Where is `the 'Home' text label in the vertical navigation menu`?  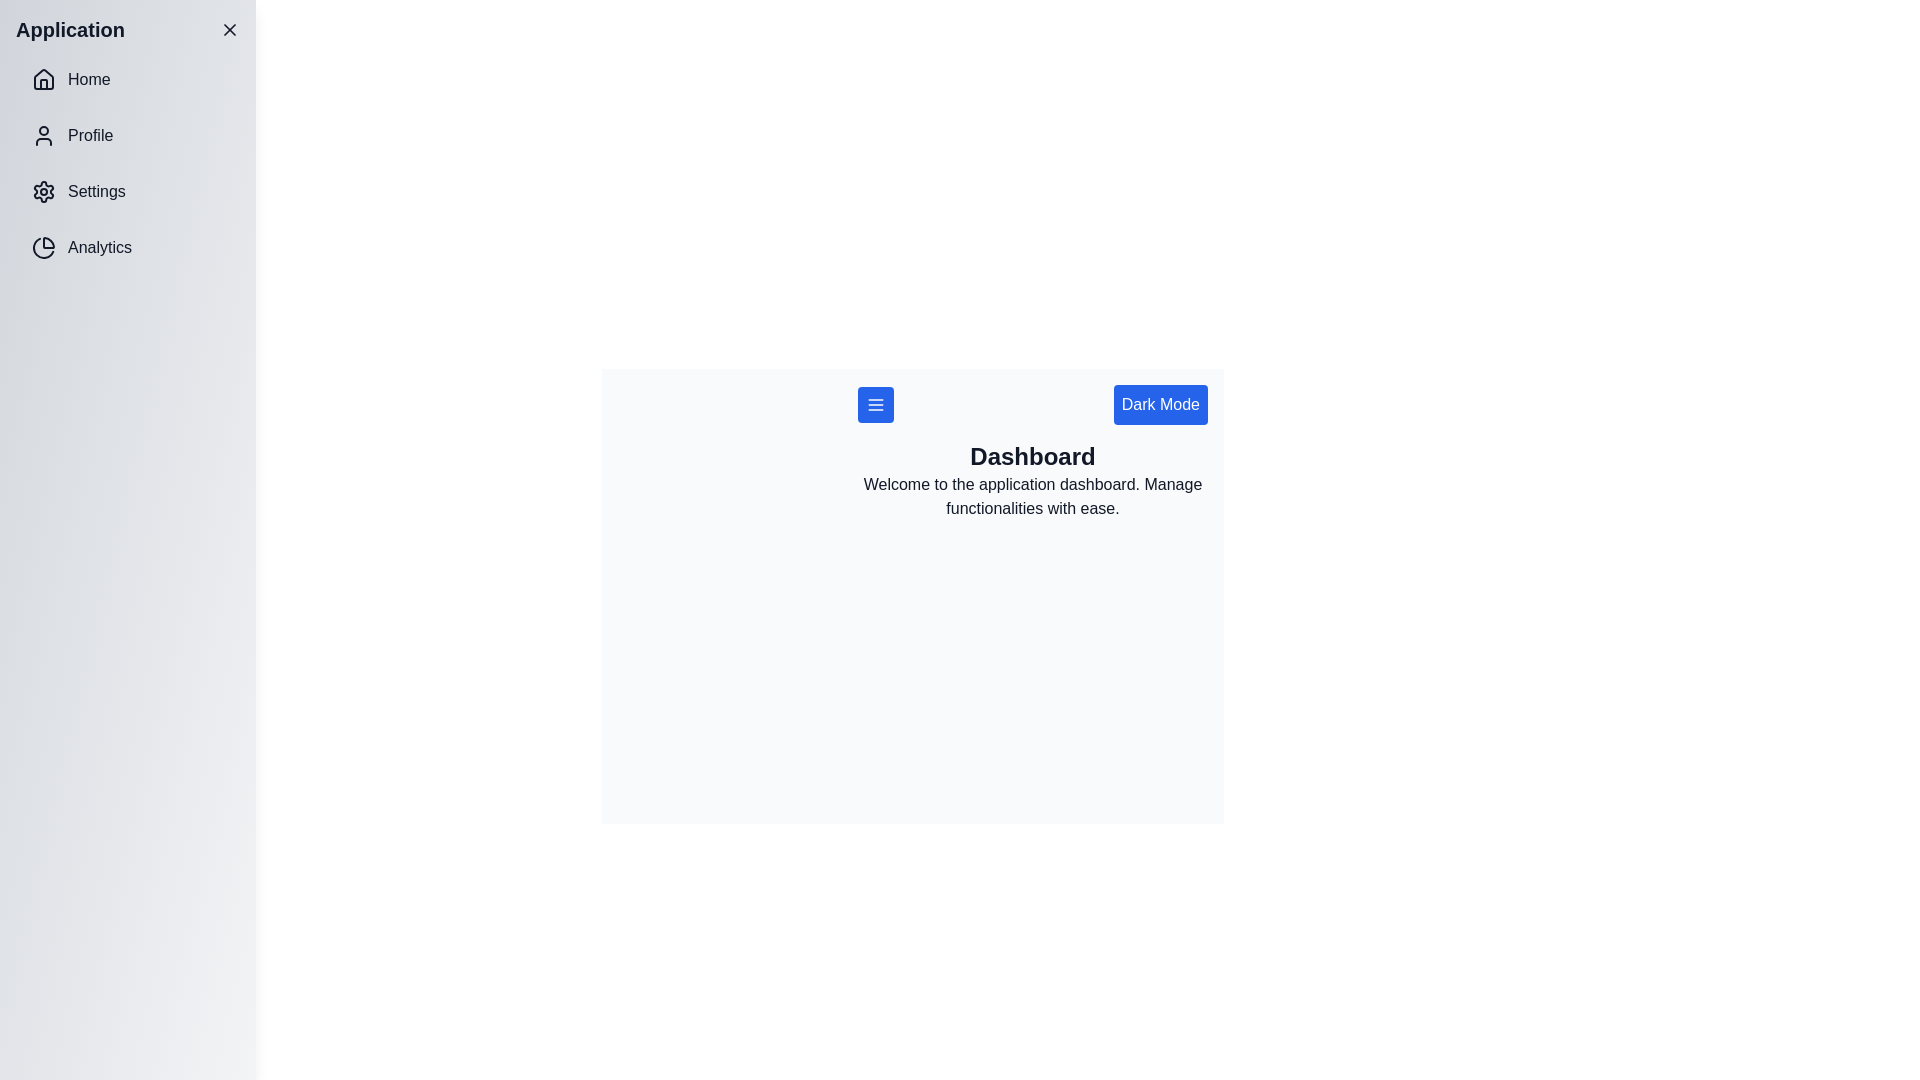
the 'Home' text label in the vertical navigation menu is located at coordinates (88, 79).